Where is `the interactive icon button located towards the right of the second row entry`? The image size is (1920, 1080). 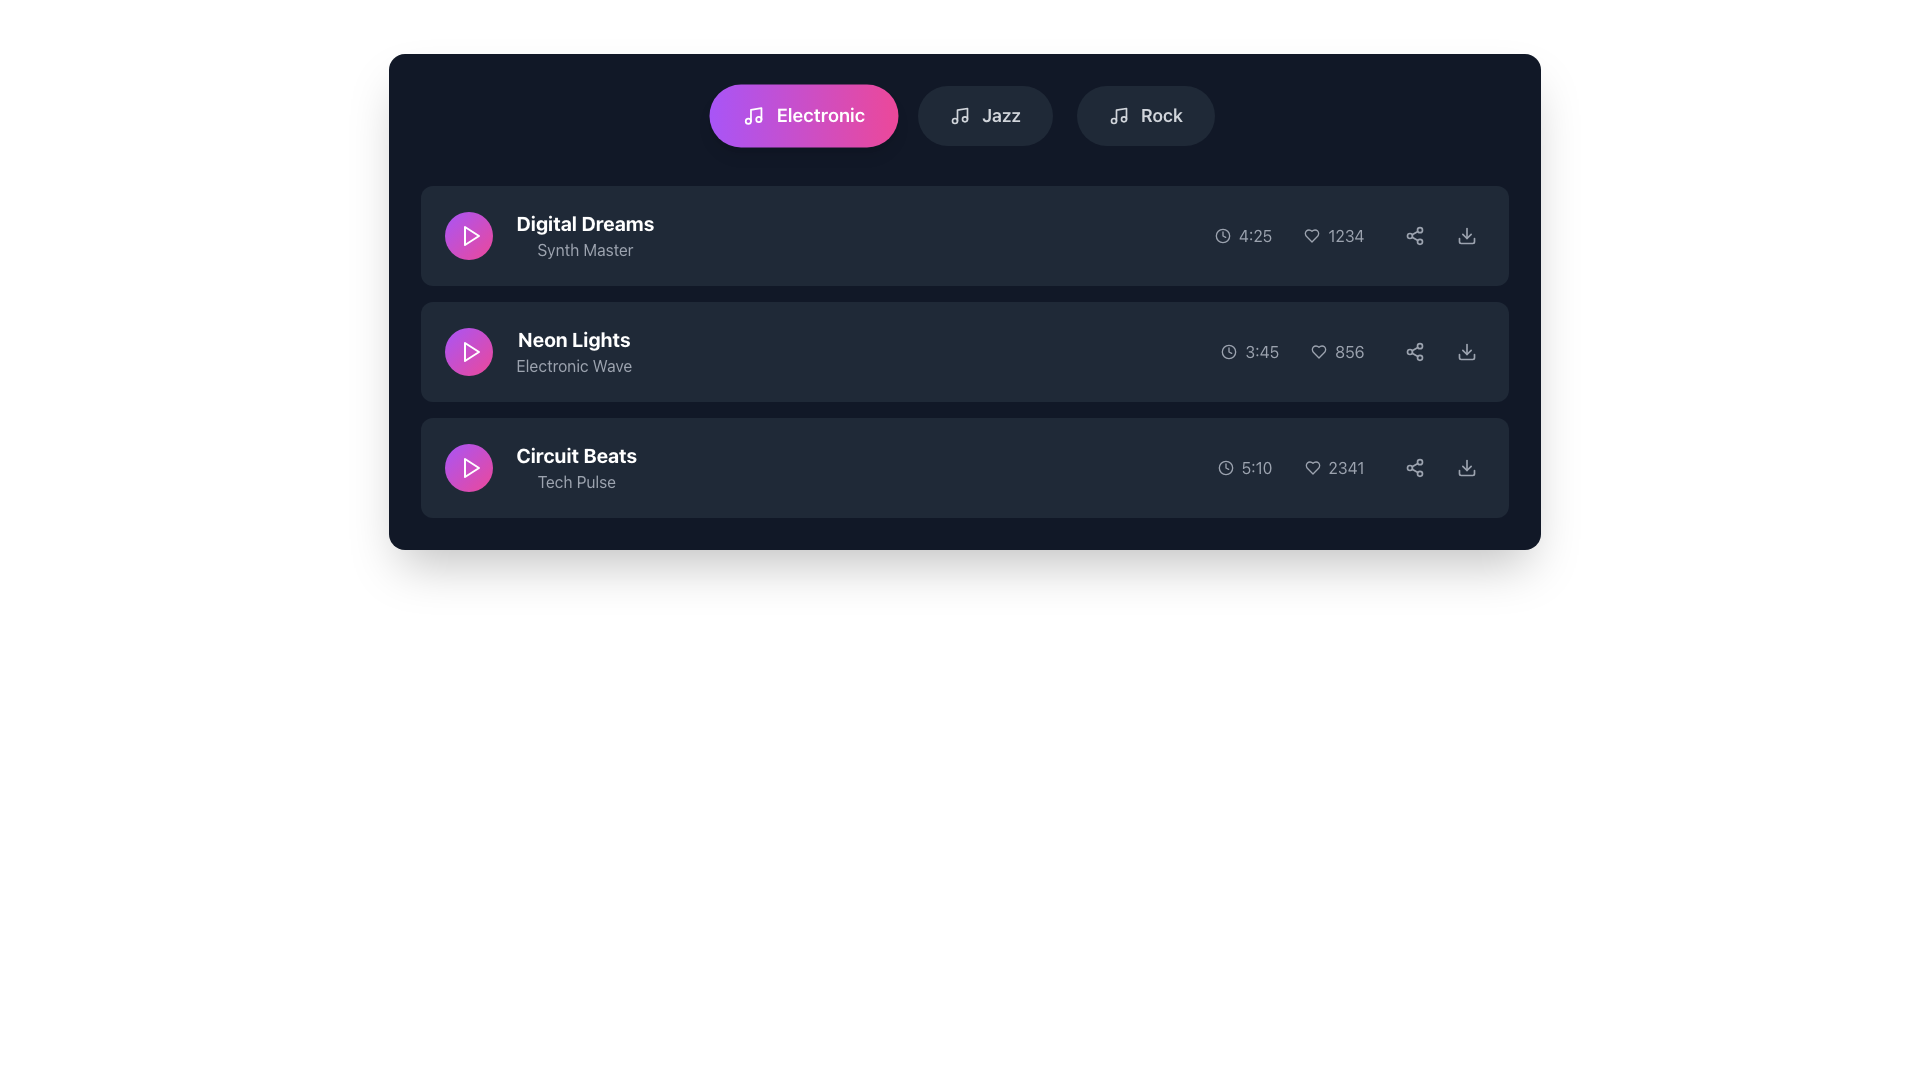
the interactive icon button located towards the right of the second row entry is located at coordinates (1413, 350).